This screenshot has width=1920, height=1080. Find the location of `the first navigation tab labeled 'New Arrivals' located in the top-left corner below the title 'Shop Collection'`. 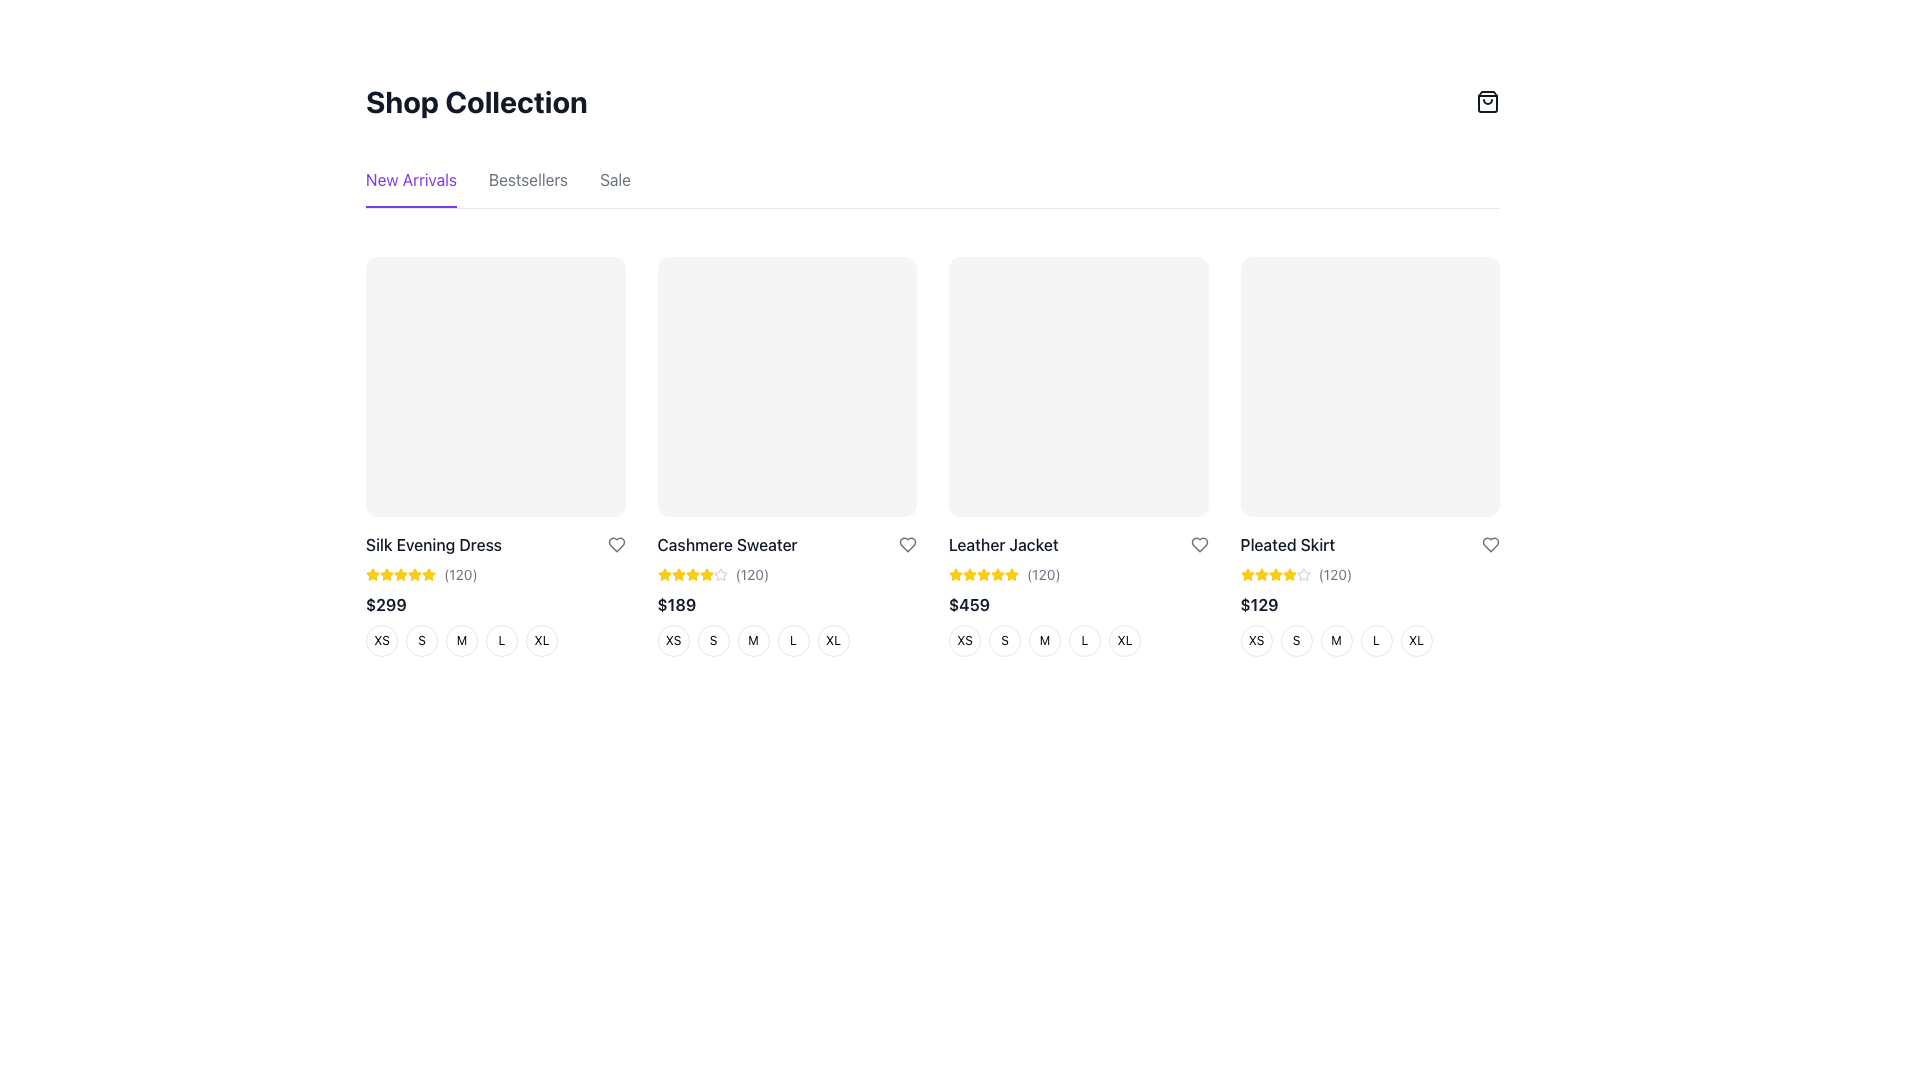

the first navigation tab labeled 'New Arrivals' located in the top-left corner below the title 'Shop Collection' is located at coordinates (410, 188).